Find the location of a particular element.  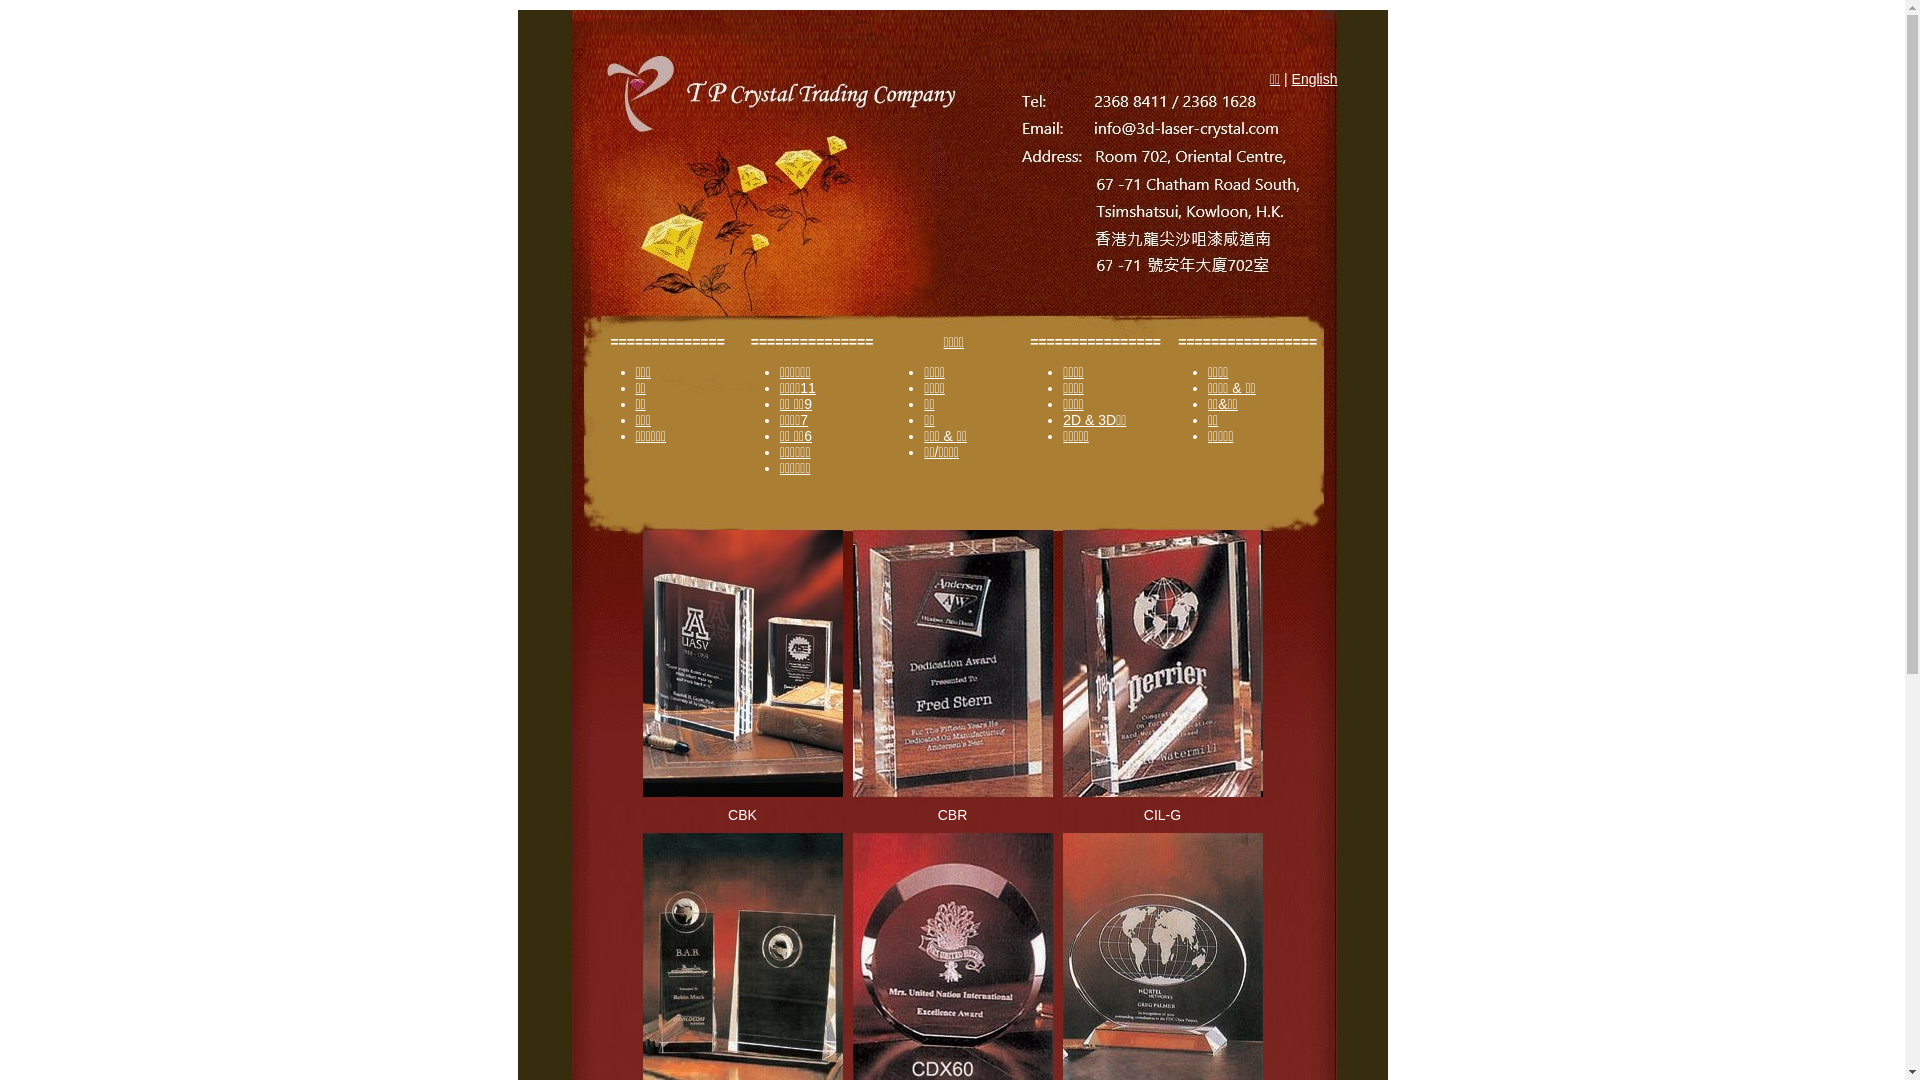

'English' is located at coordinates (1315, 77).